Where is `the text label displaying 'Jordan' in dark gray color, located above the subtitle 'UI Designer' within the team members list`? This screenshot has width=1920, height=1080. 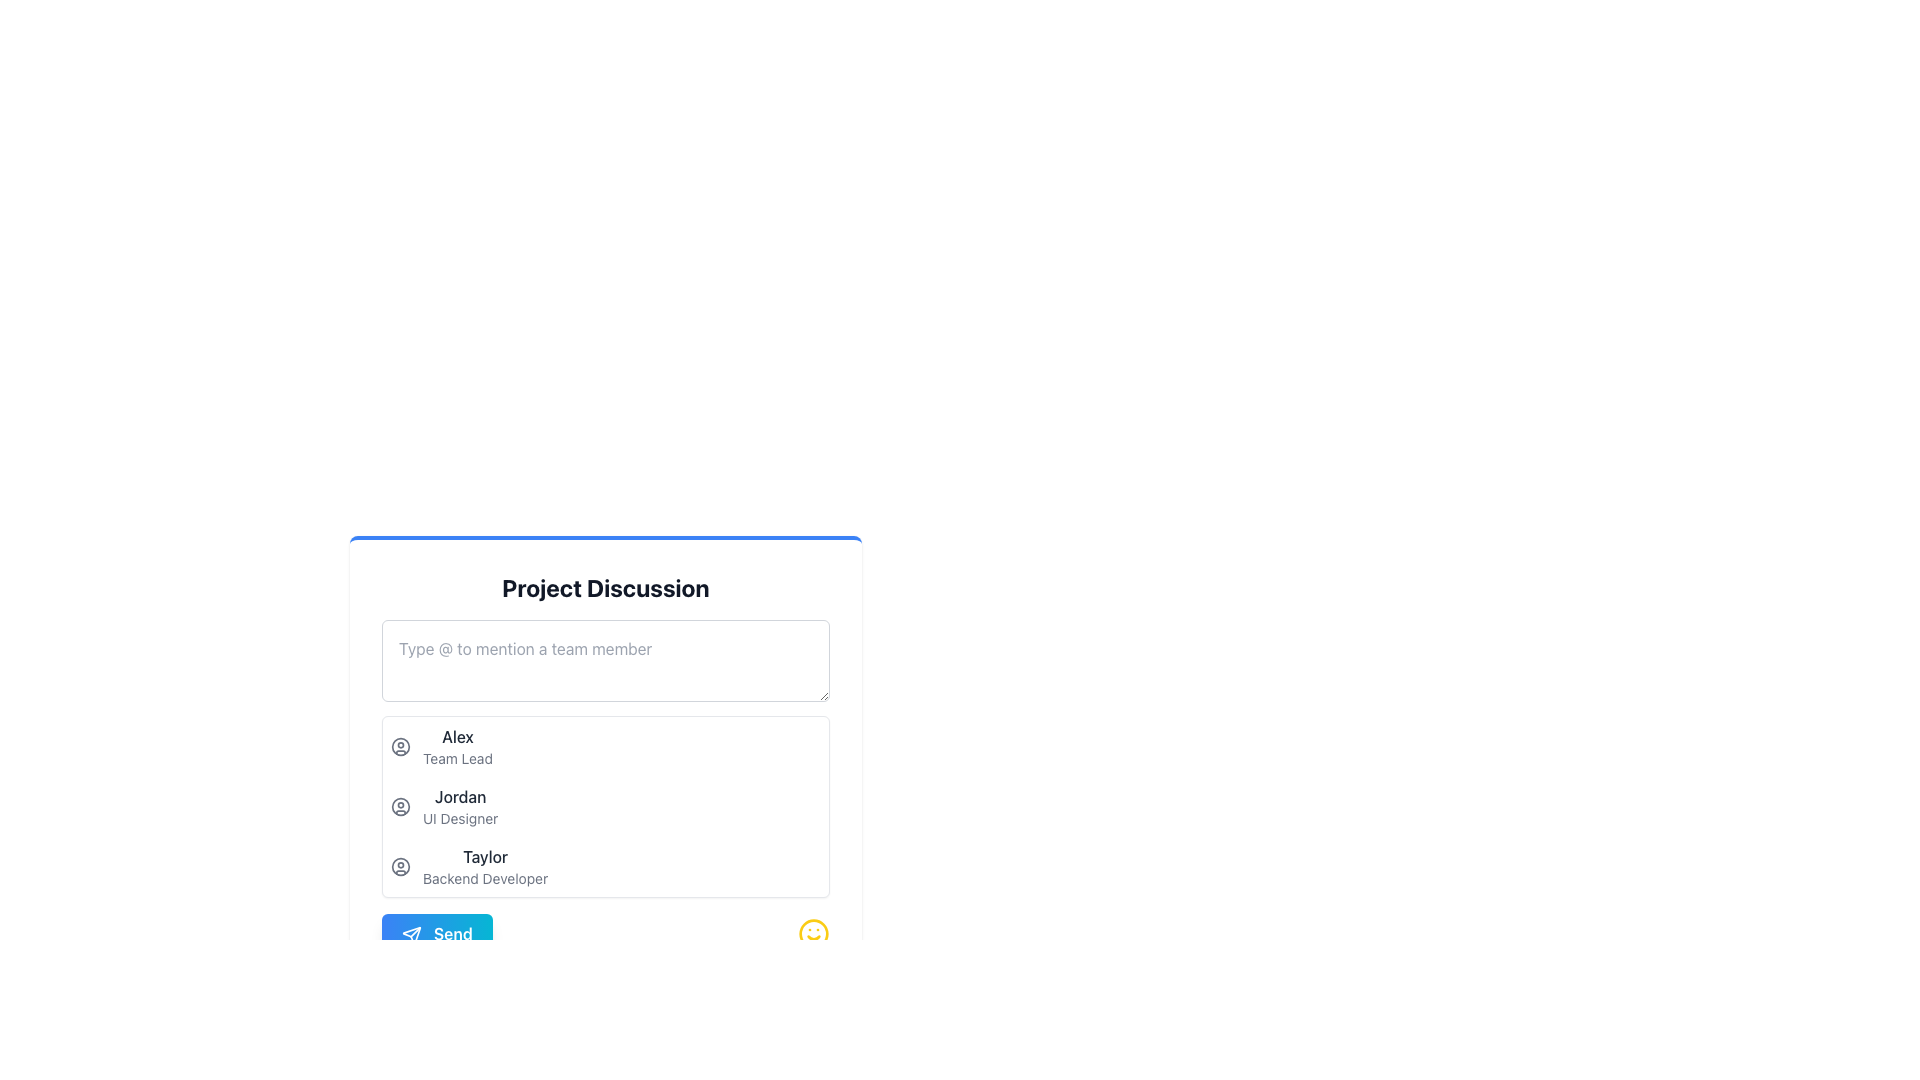
the text label displaying 'Jordan' in dark gray color, located above the subtitle 'UI Designer' within the team members list is located at coordinates (459, 796).